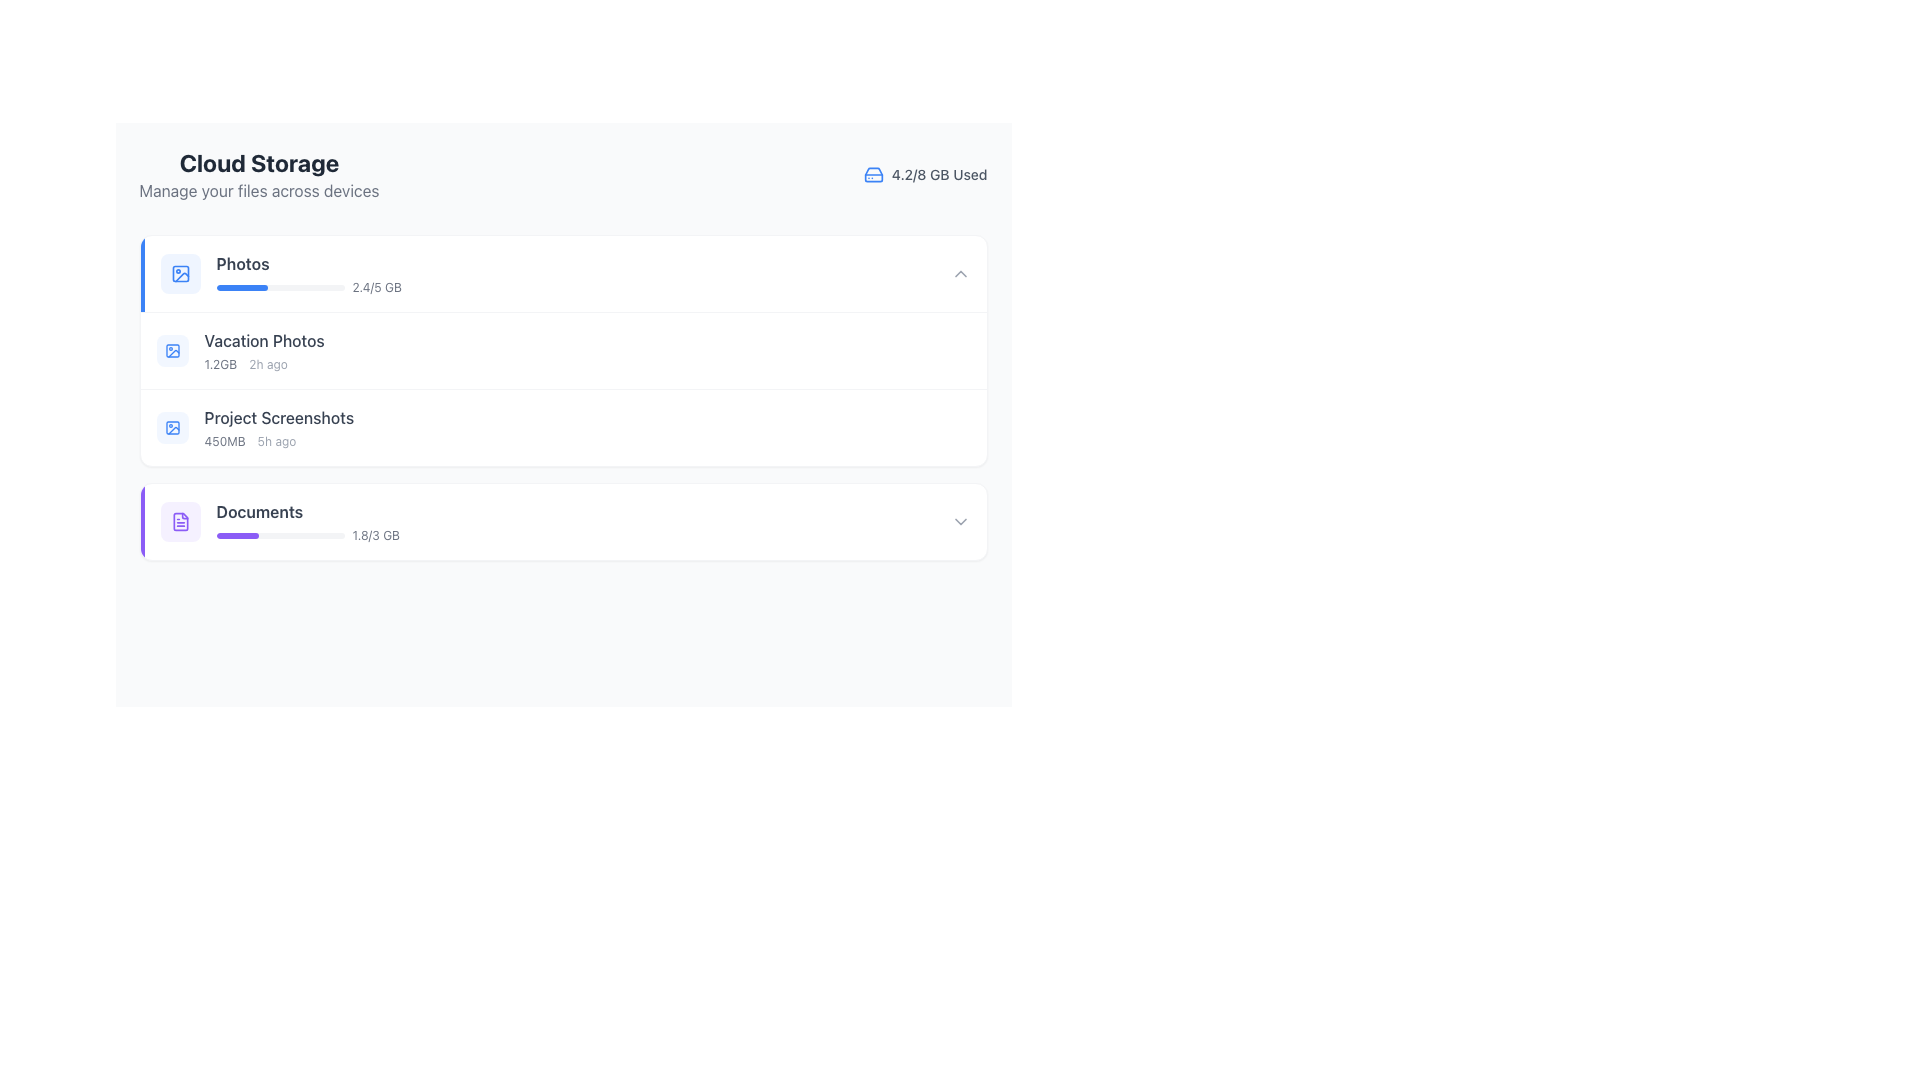 Image resolution: width=1920 pixels, height=1080 pixels. I want to click on the 'Project Screenshots' icon located to the left of the text in the third row of the 'Cloud Storage' list interface, so click(172, 427).